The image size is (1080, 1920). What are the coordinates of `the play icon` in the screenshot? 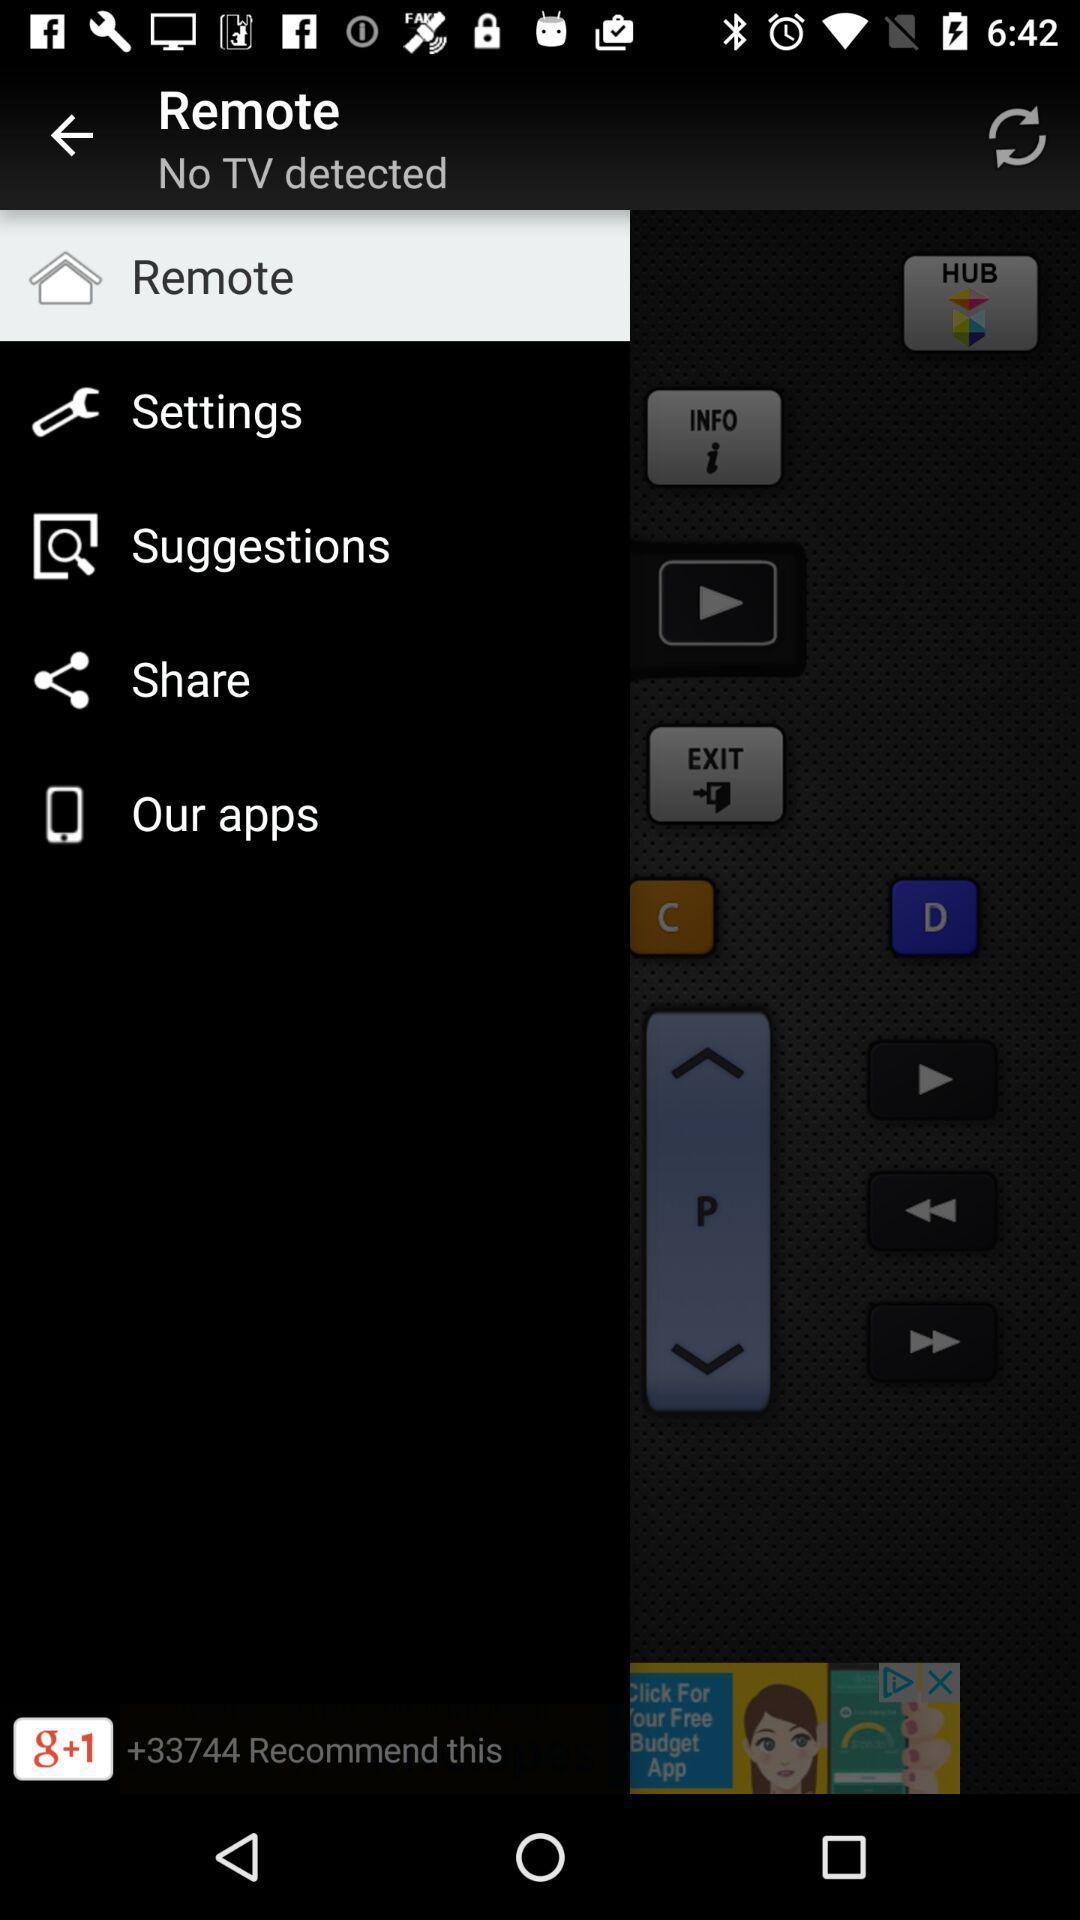 It's located at (933, 1079).